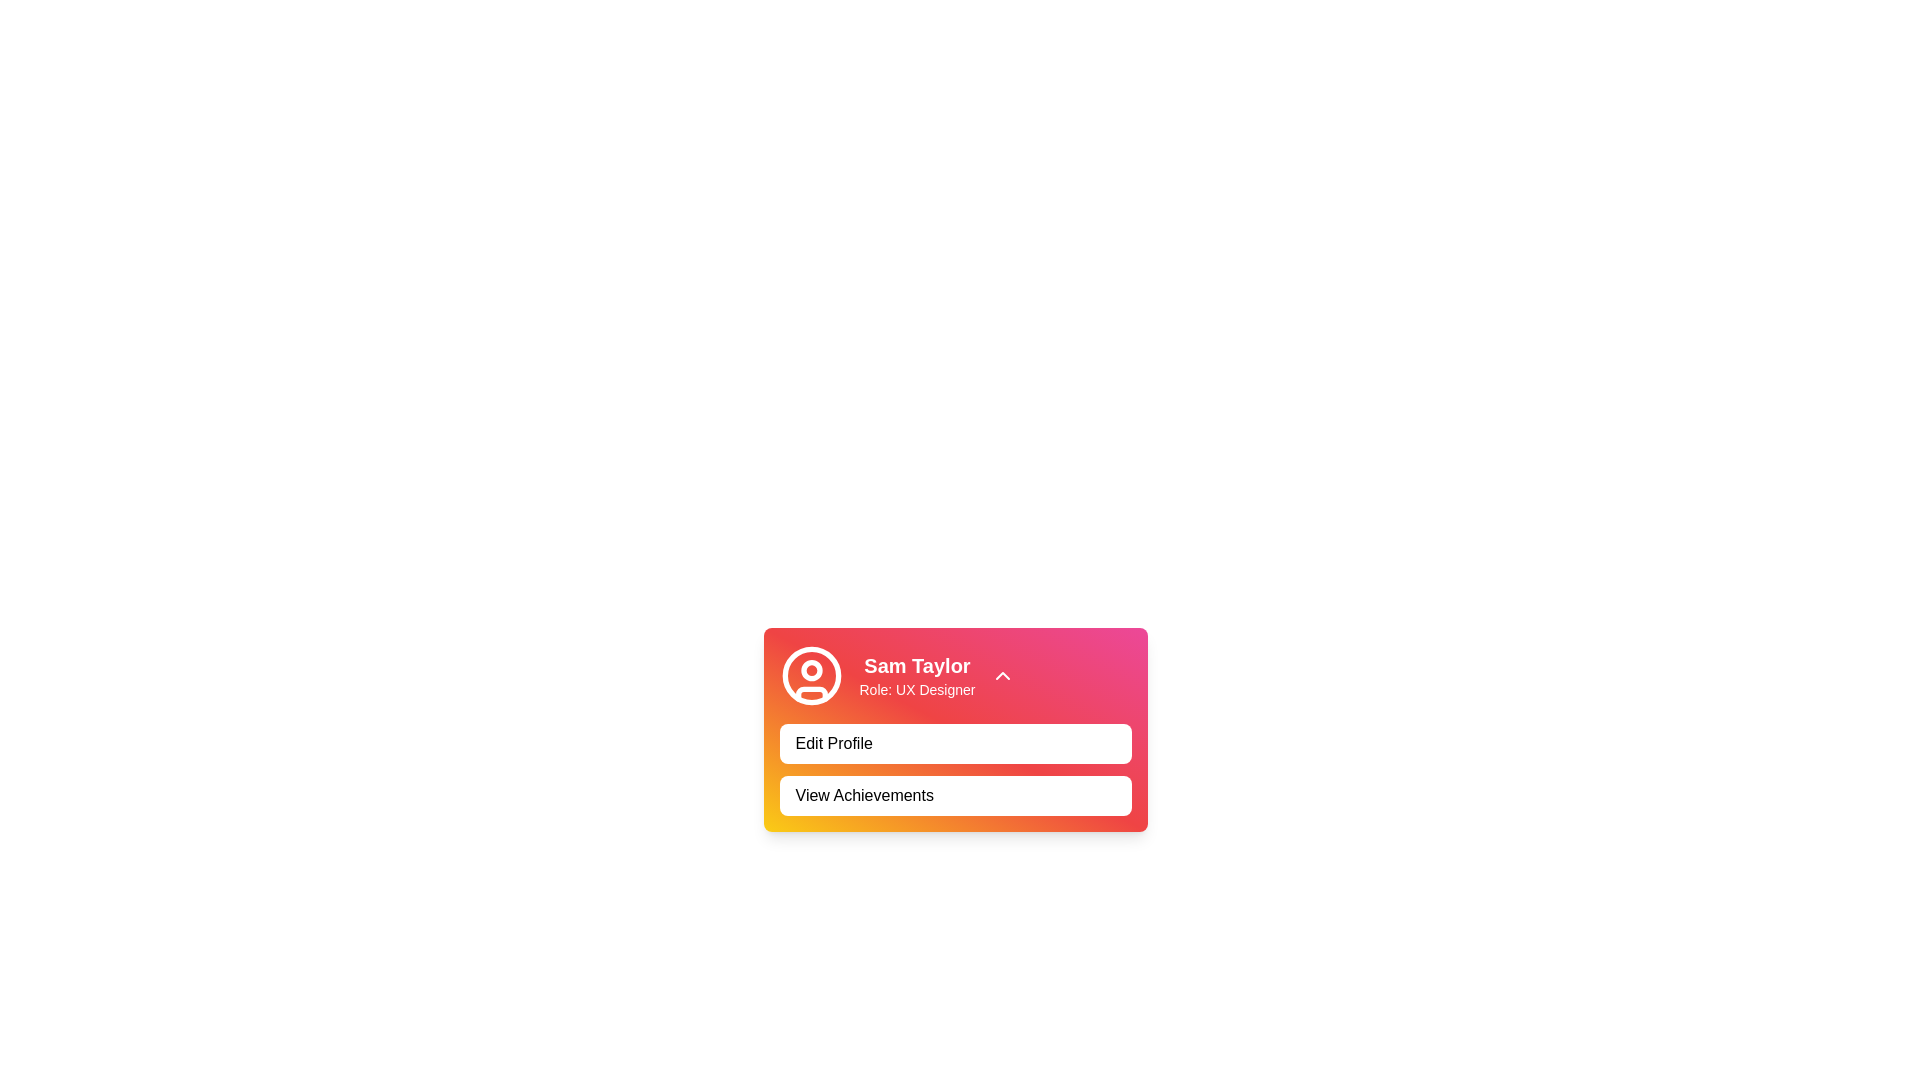 Image resolution: width=1920 pixels, height=1080 pixels. I want to click on the curved line representing part of the user profile icon, which is located at the bottom area of the circular user icon within the profile card, so click(811, 693).